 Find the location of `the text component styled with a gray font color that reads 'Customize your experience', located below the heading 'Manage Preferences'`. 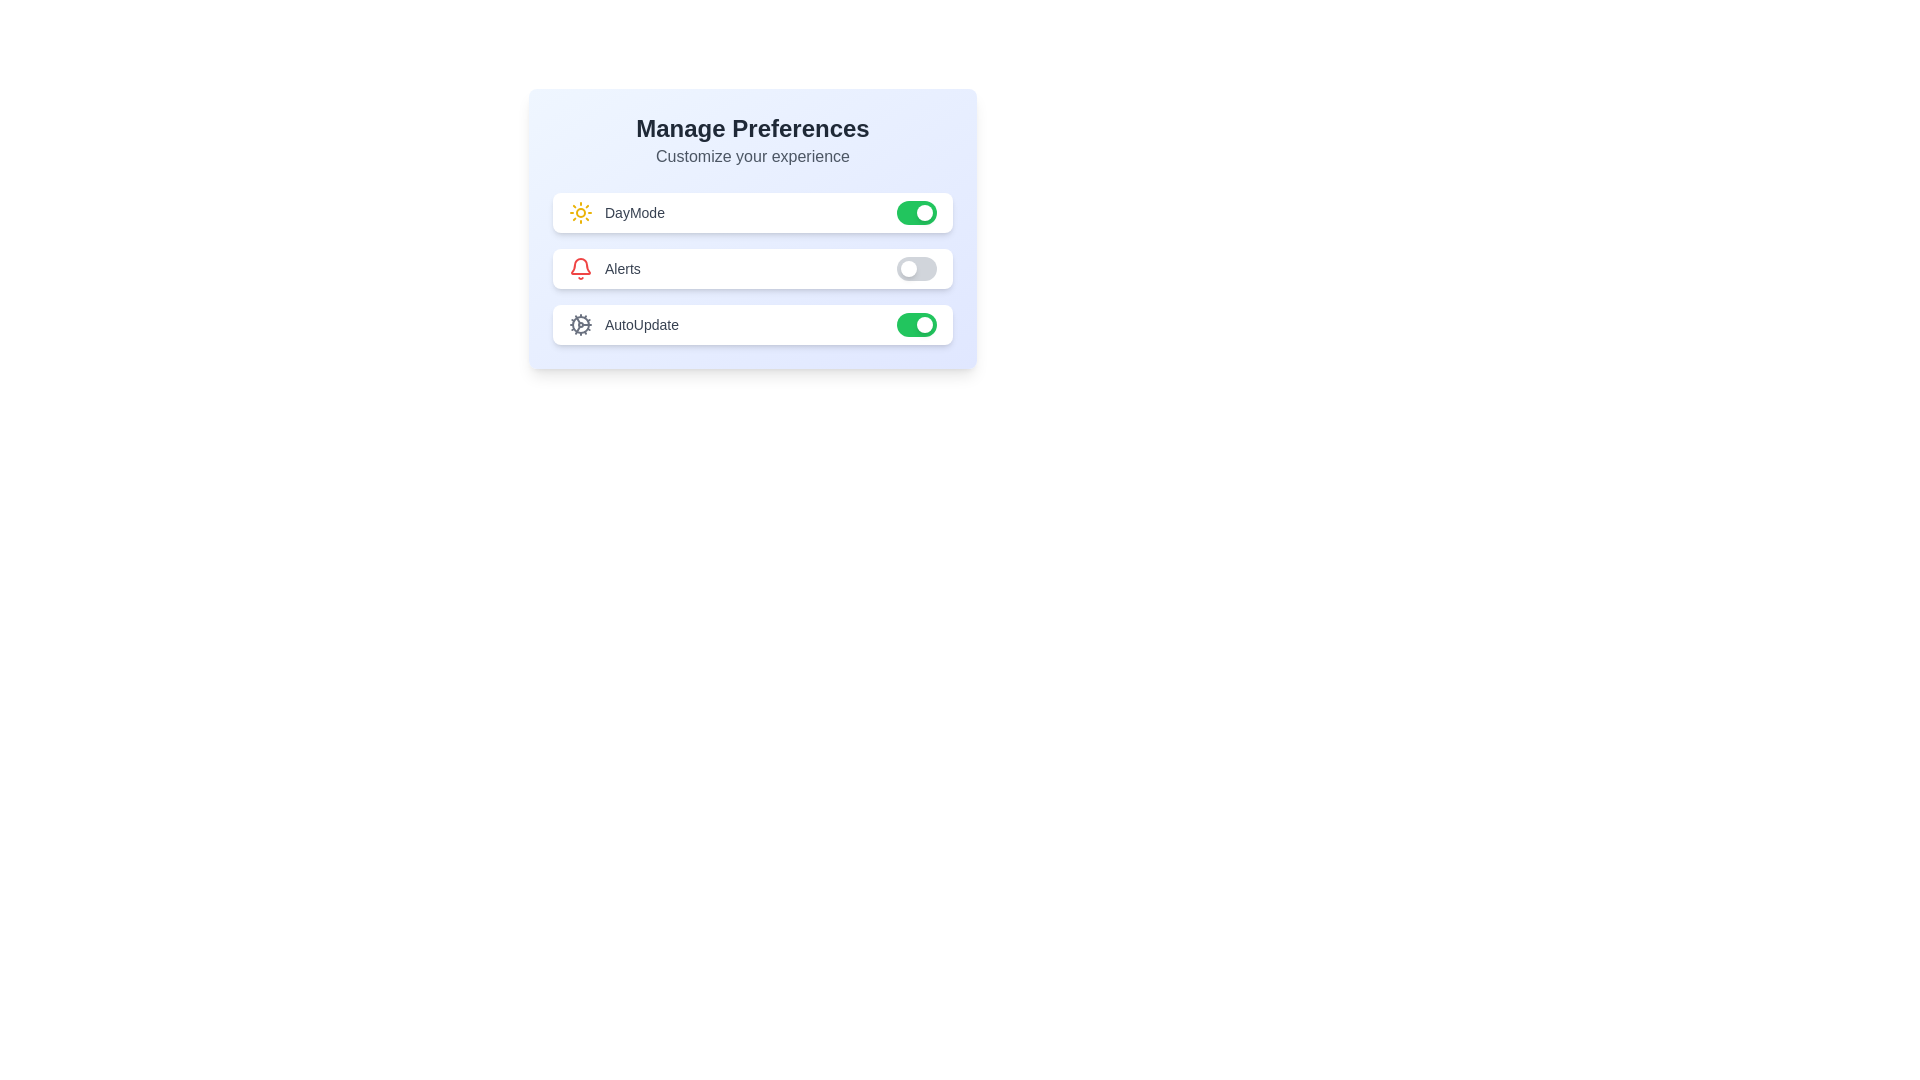

the text component styled with a gray font color that reads 'Customize your experience', located below the heading 'Manage Preferences' is located at coordinates (752, 156).